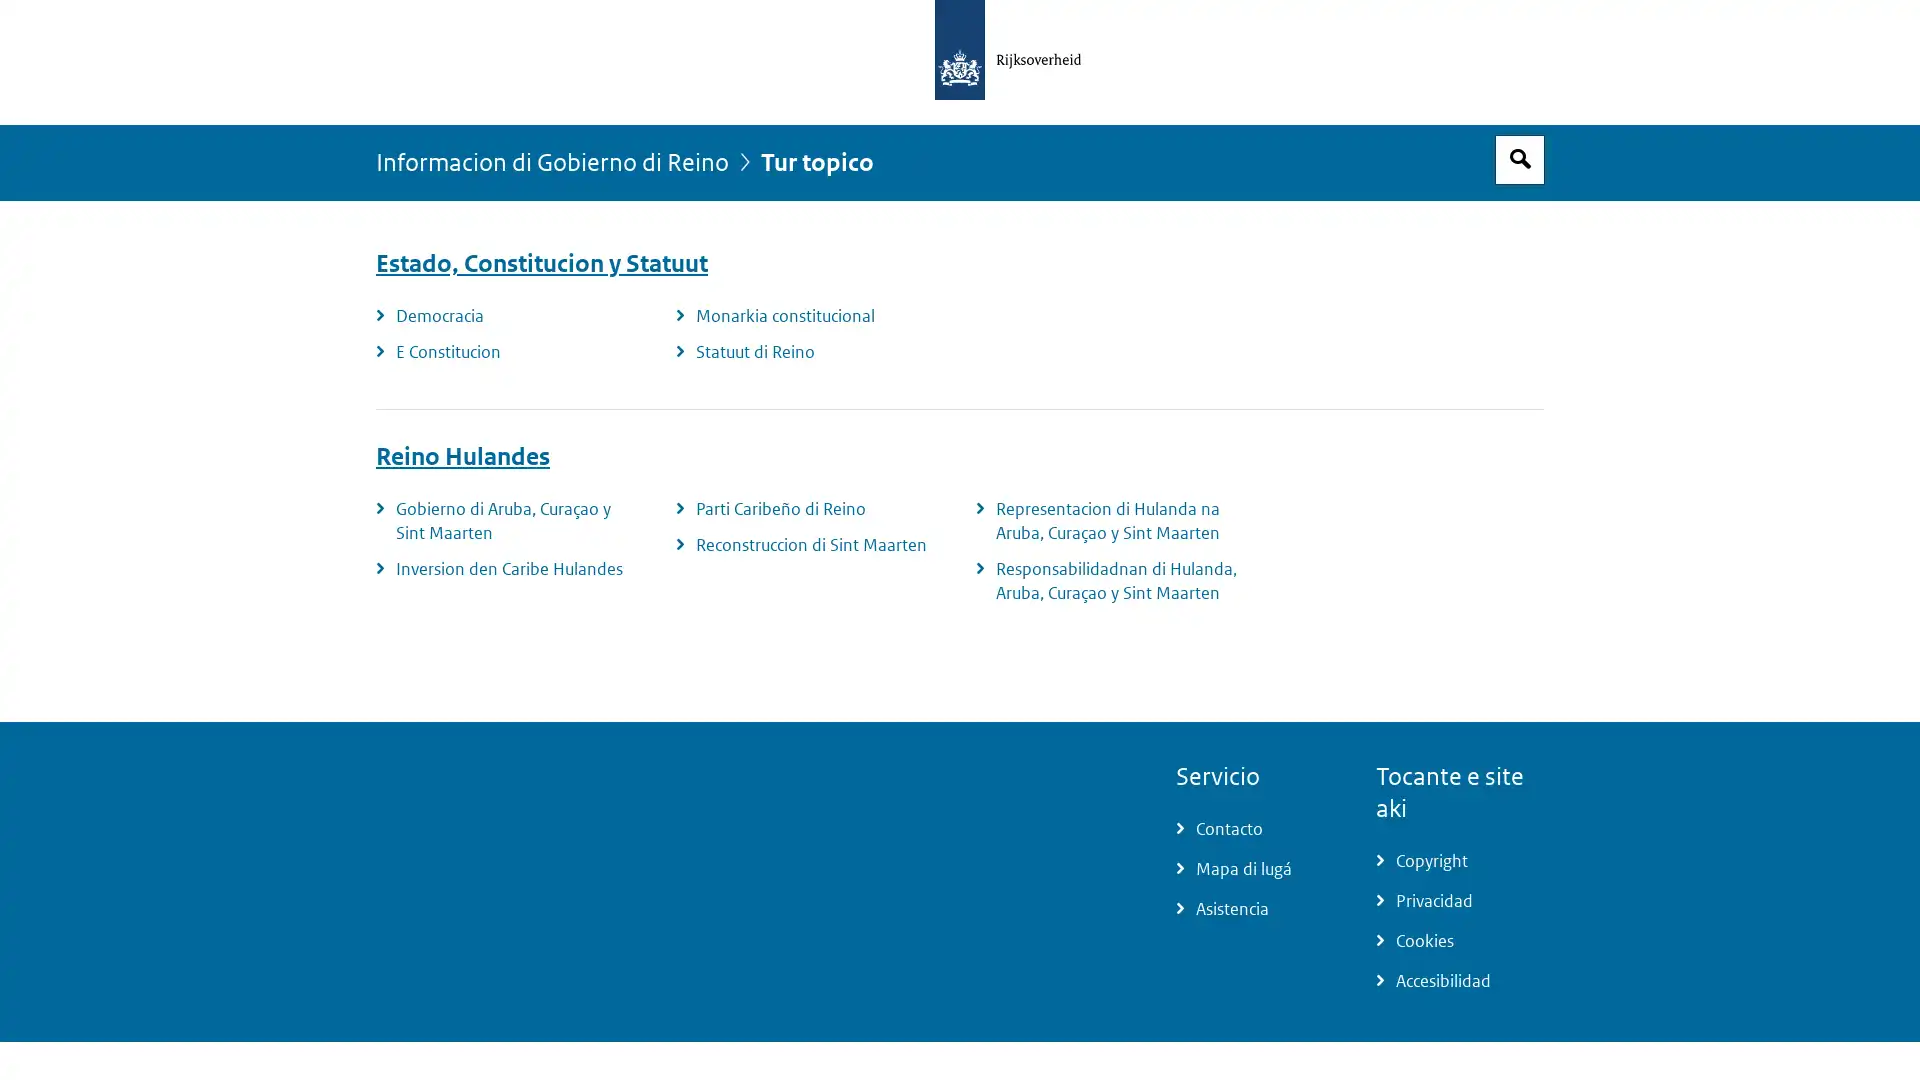 Image resolution: width=1920 pixels, height=1080 pixels. I want to click on Espacio pa busca habri, so click(1520, 158).